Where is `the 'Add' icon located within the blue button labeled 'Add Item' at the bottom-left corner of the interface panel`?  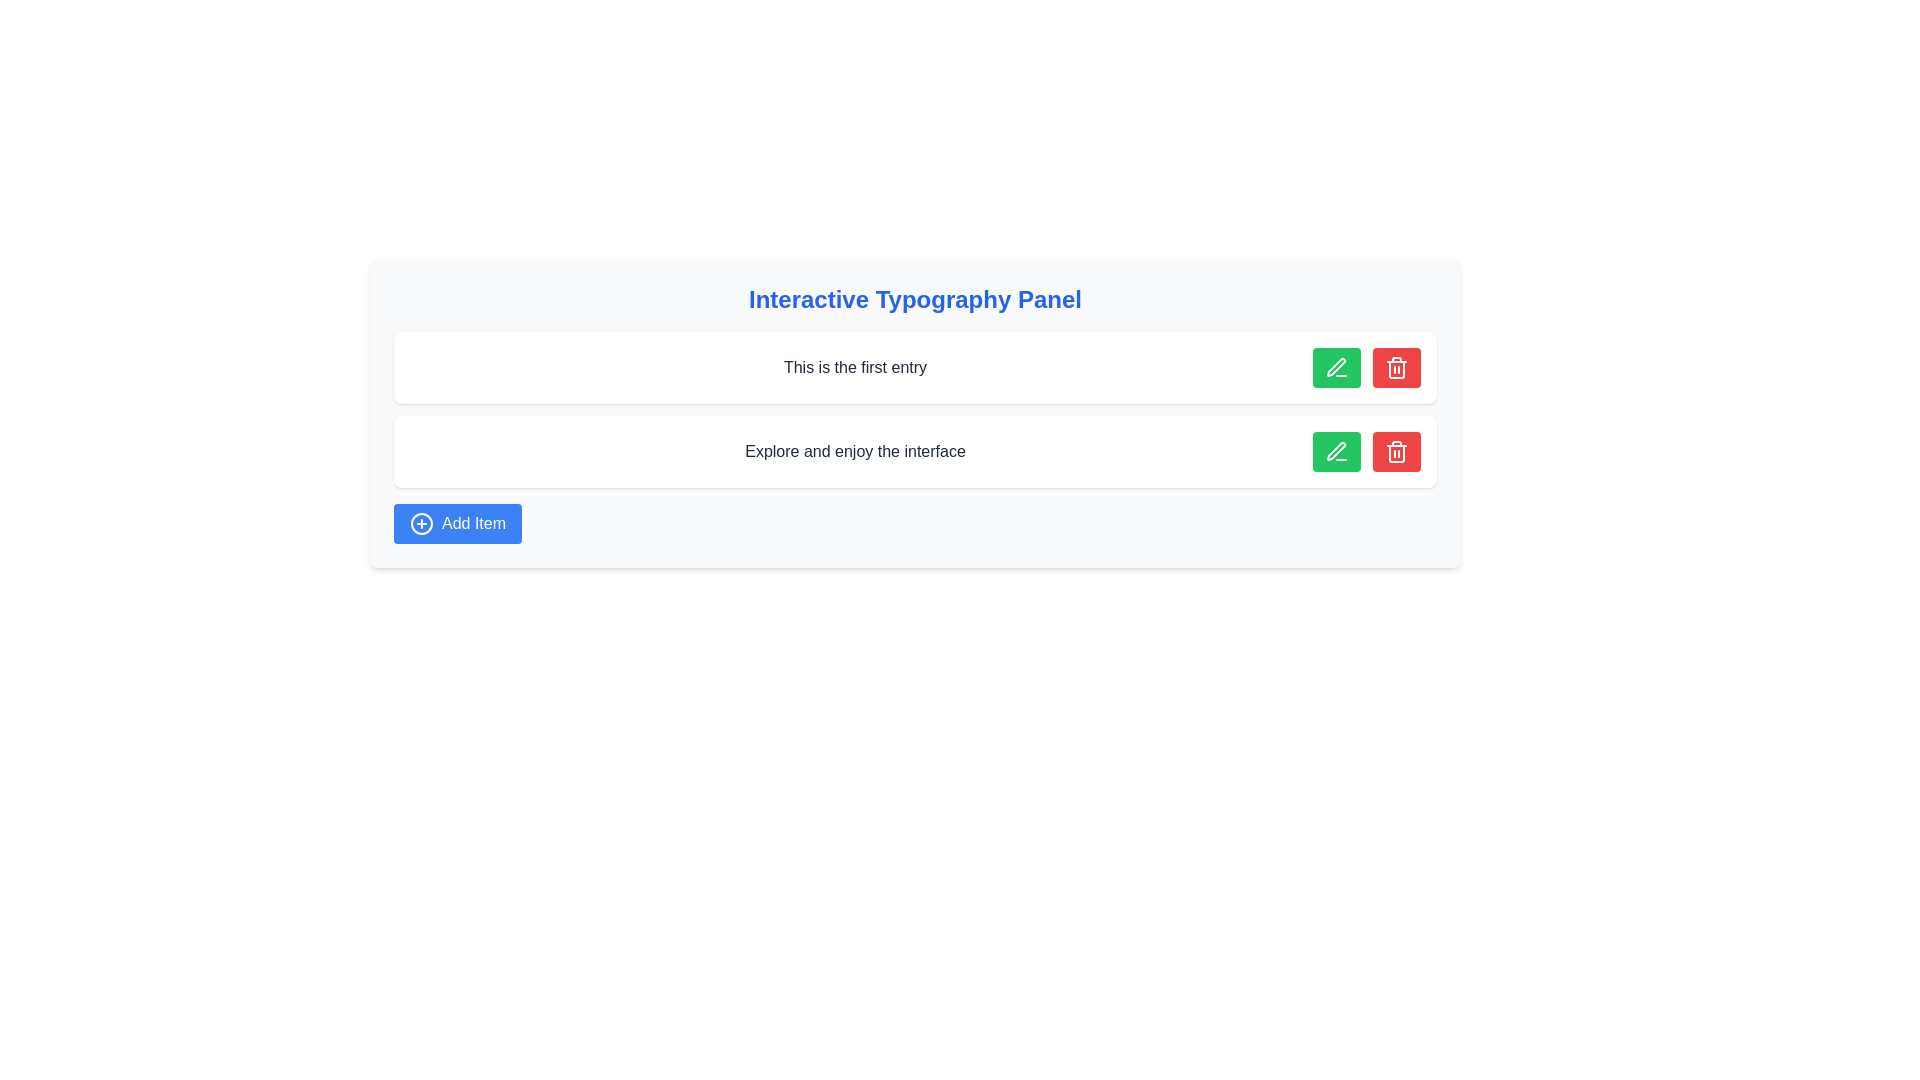
the 'Add' icon located within the blue button labeled 'Add Item' at the bottom-left corner of the interface panel is located at coordinates (421, 523).